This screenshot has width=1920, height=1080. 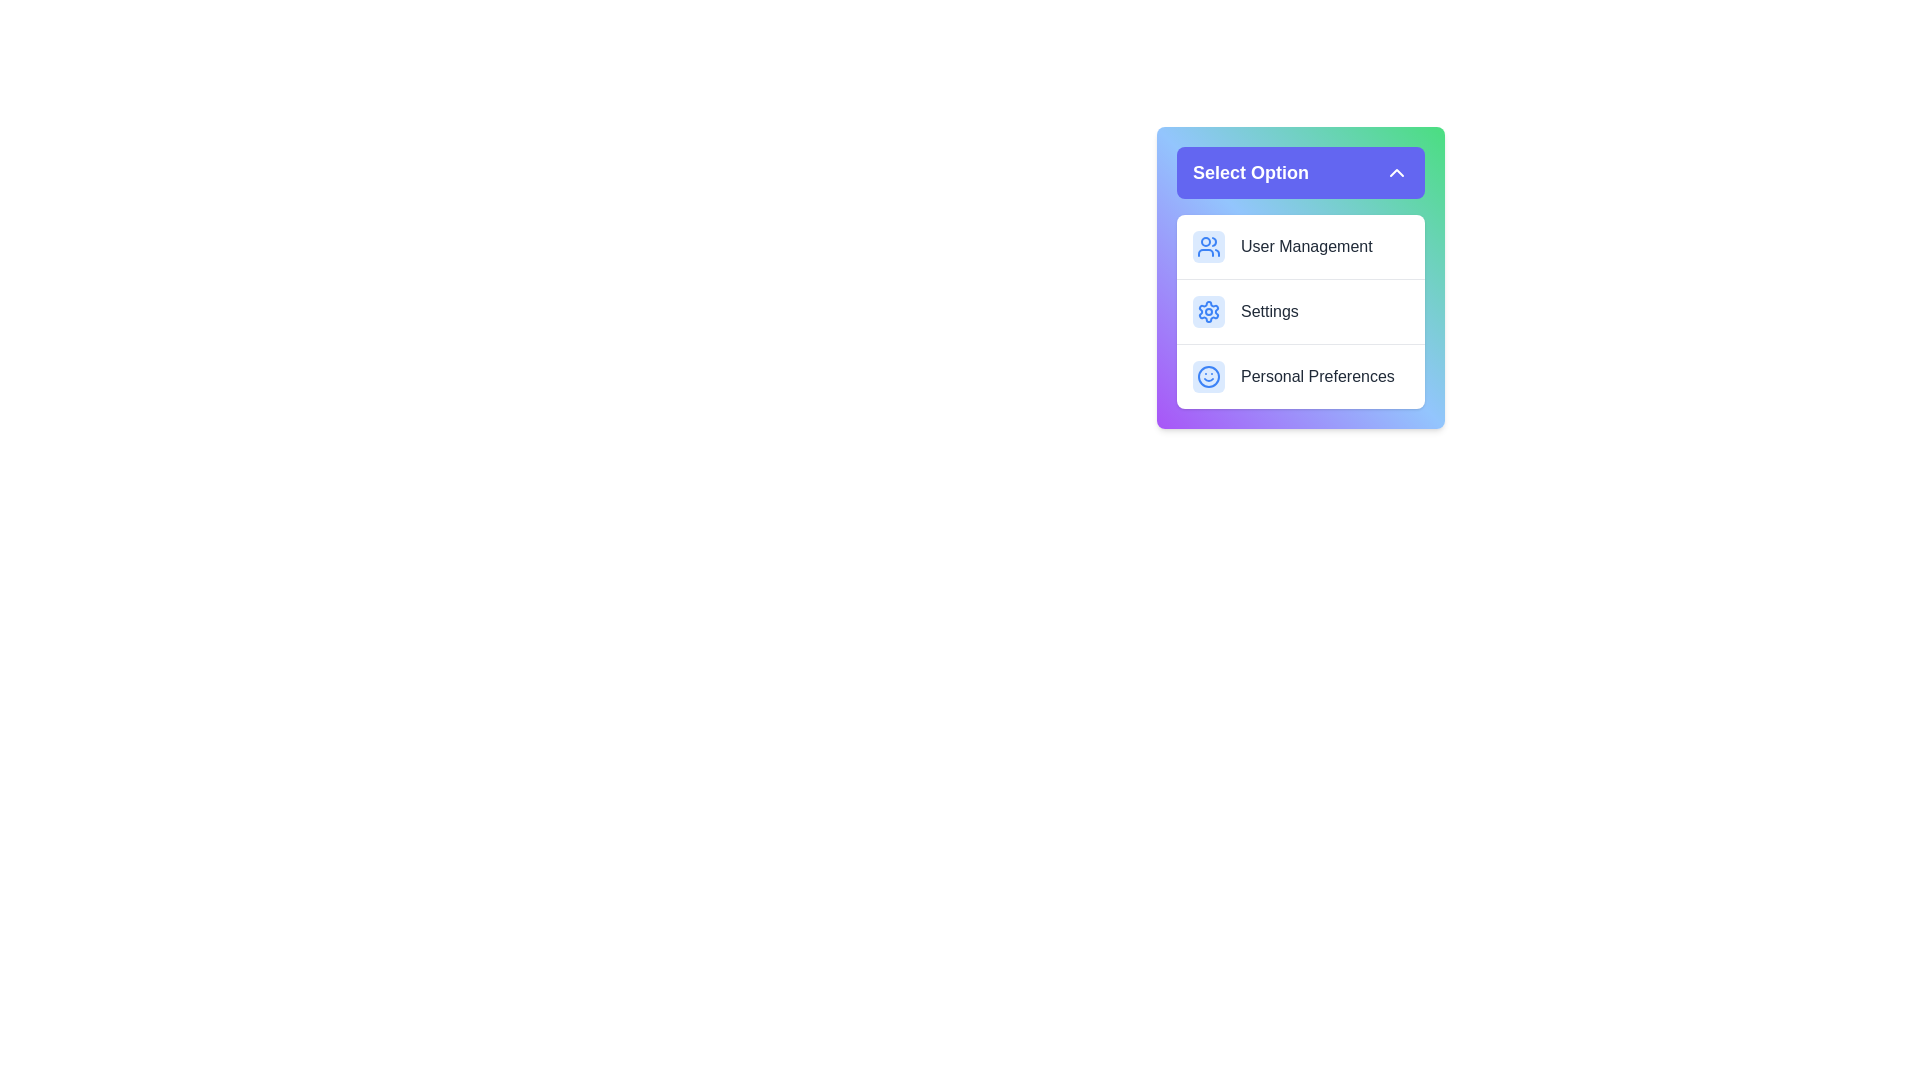 What do you see at coordinates (1300, 277) in the screenshot?
I see `the 'Settings' list item in the dropdown menu` at bounding box center [1300, 277].